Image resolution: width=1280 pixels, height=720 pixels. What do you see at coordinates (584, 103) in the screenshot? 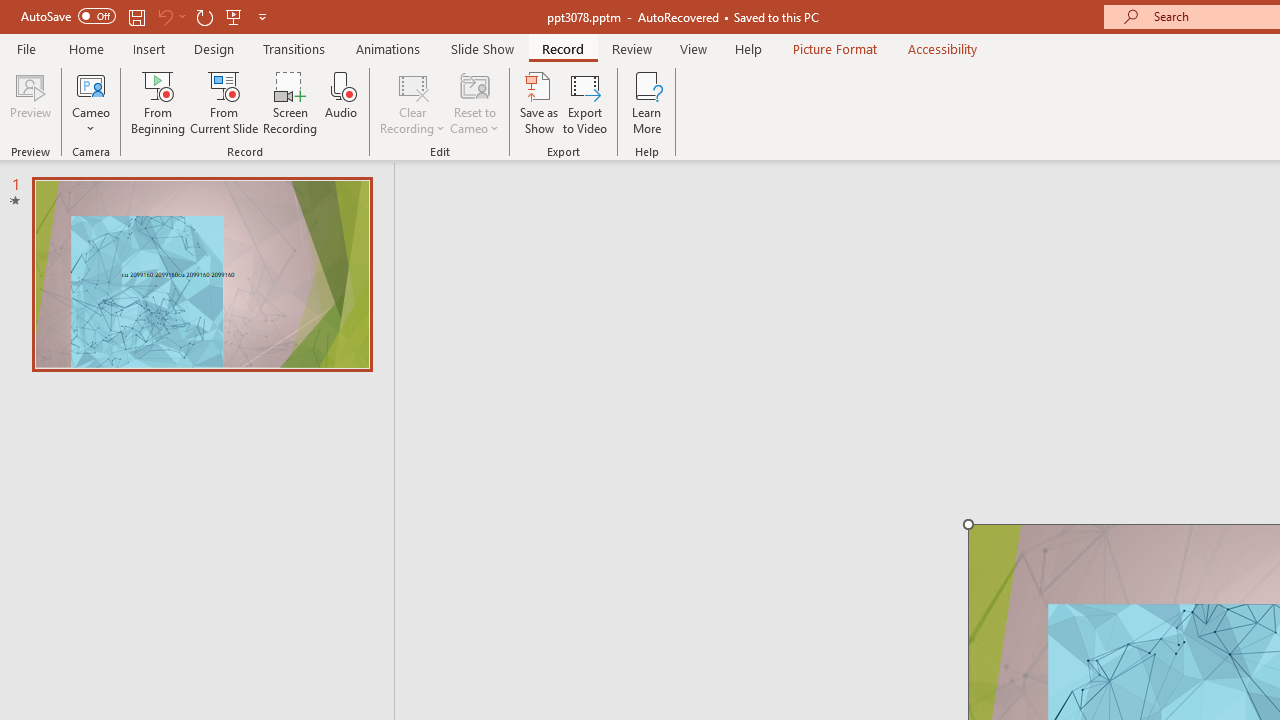
I see `'Export to Video'` at bounding box center [584, 103].